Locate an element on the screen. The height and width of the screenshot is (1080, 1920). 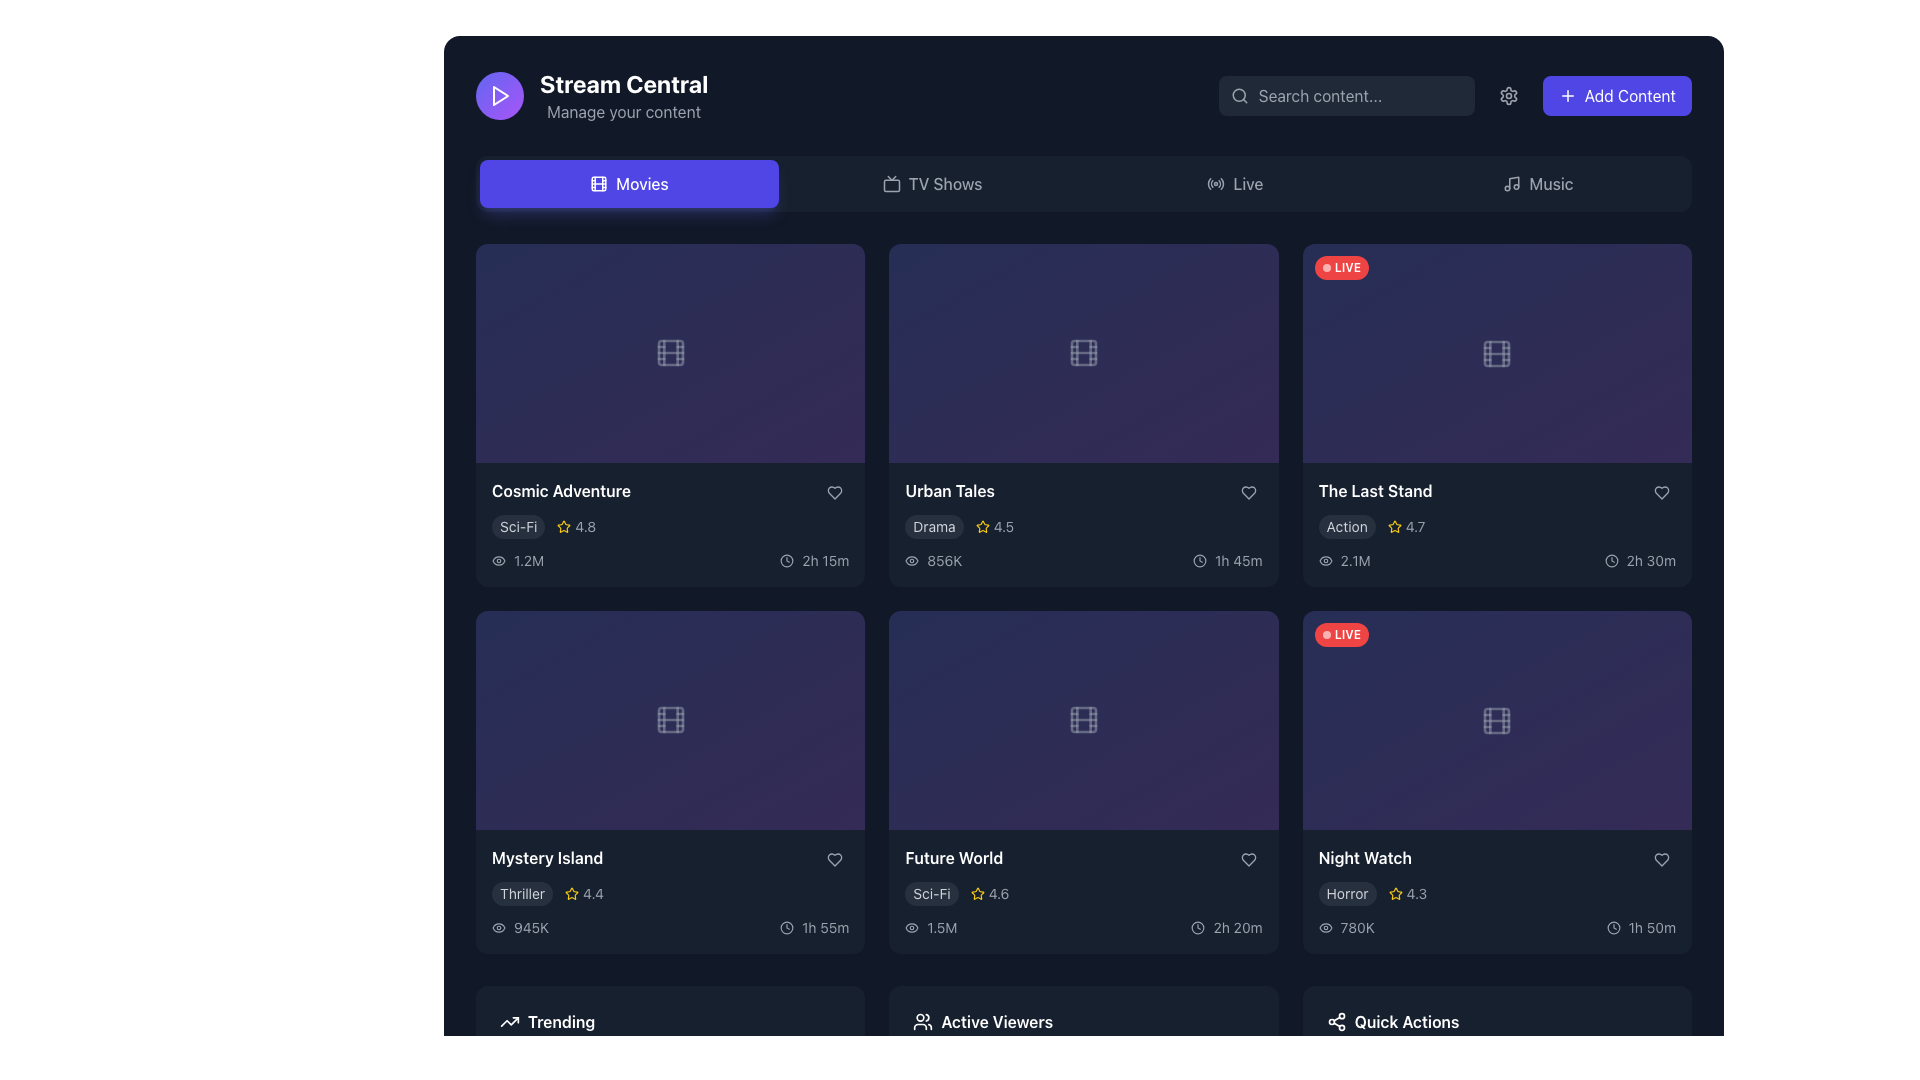
the gear-shaped settings icon located in the top-right corner of the interface, adjacent to the 'Add Content' button is located at coordinates (1508, 96).